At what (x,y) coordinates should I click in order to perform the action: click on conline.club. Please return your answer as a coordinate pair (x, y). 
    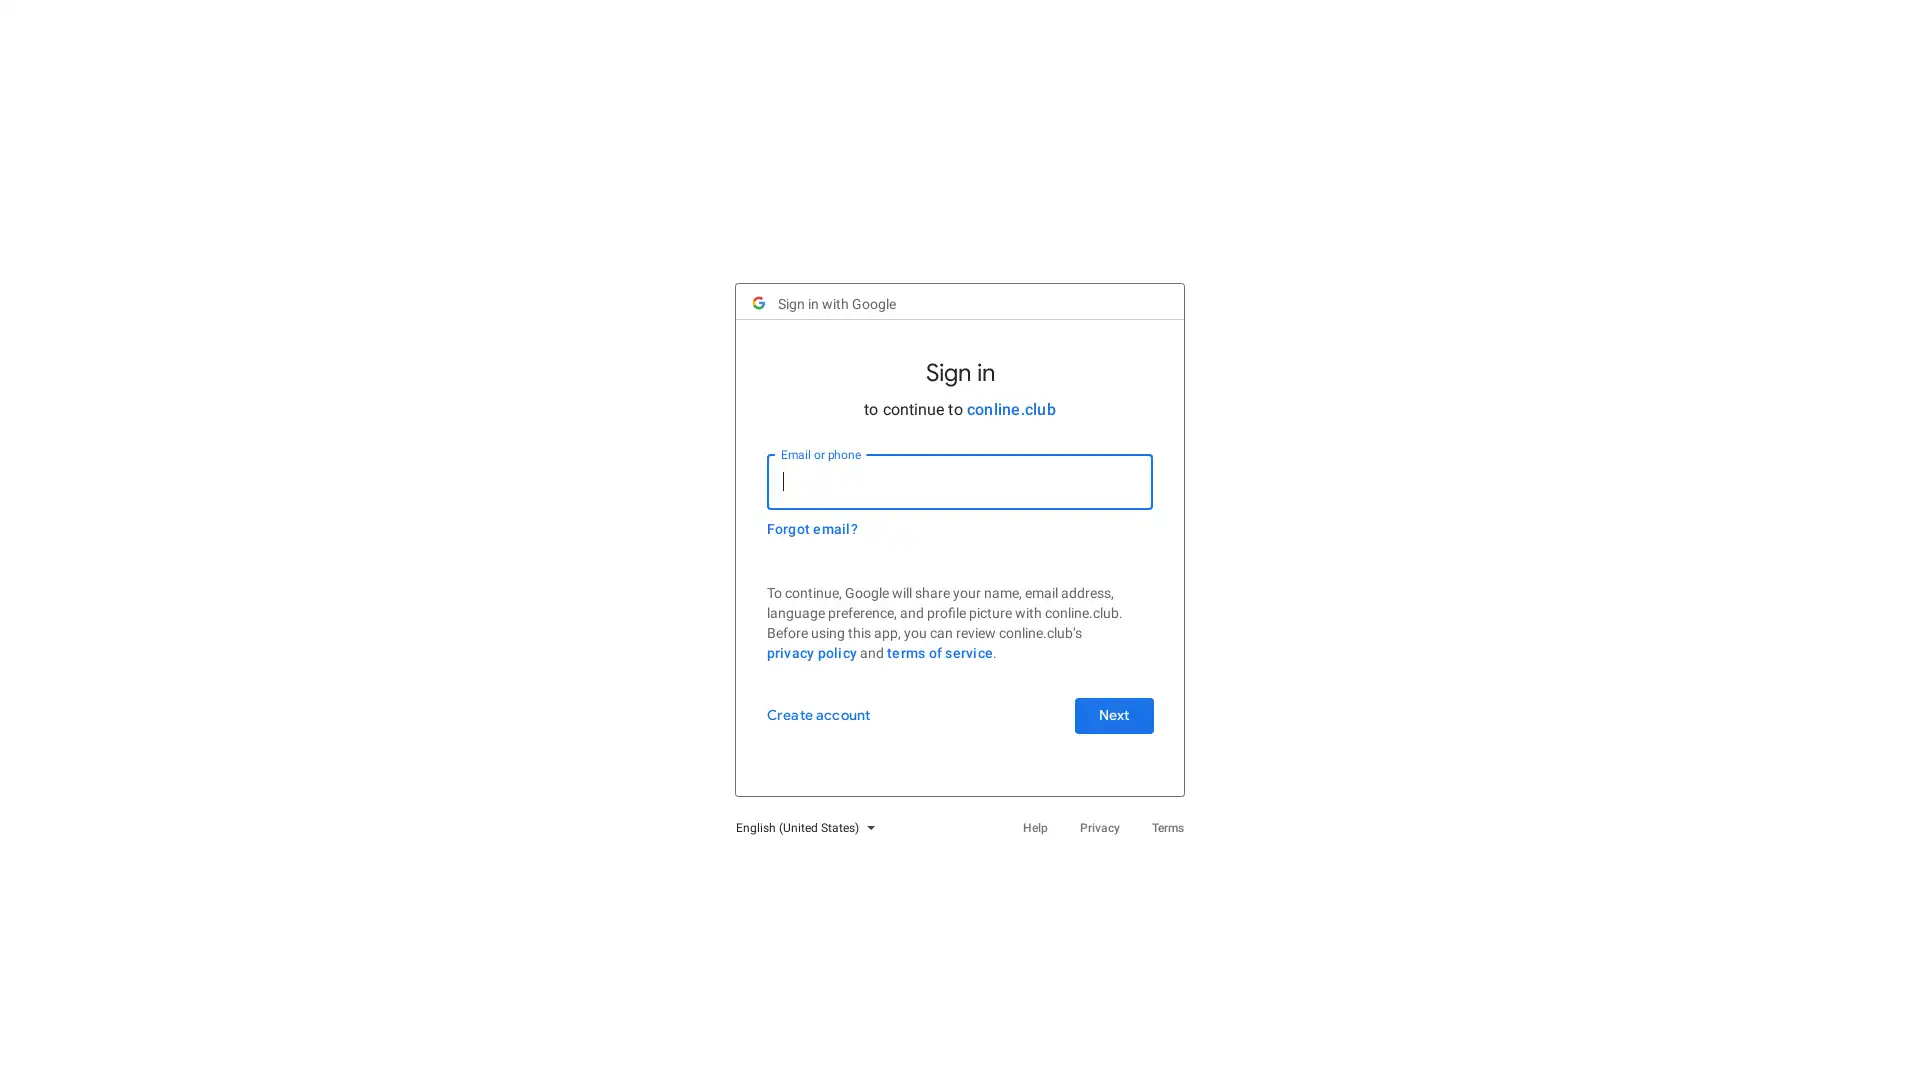
    Looking at the image, I should click on (1010, 415).